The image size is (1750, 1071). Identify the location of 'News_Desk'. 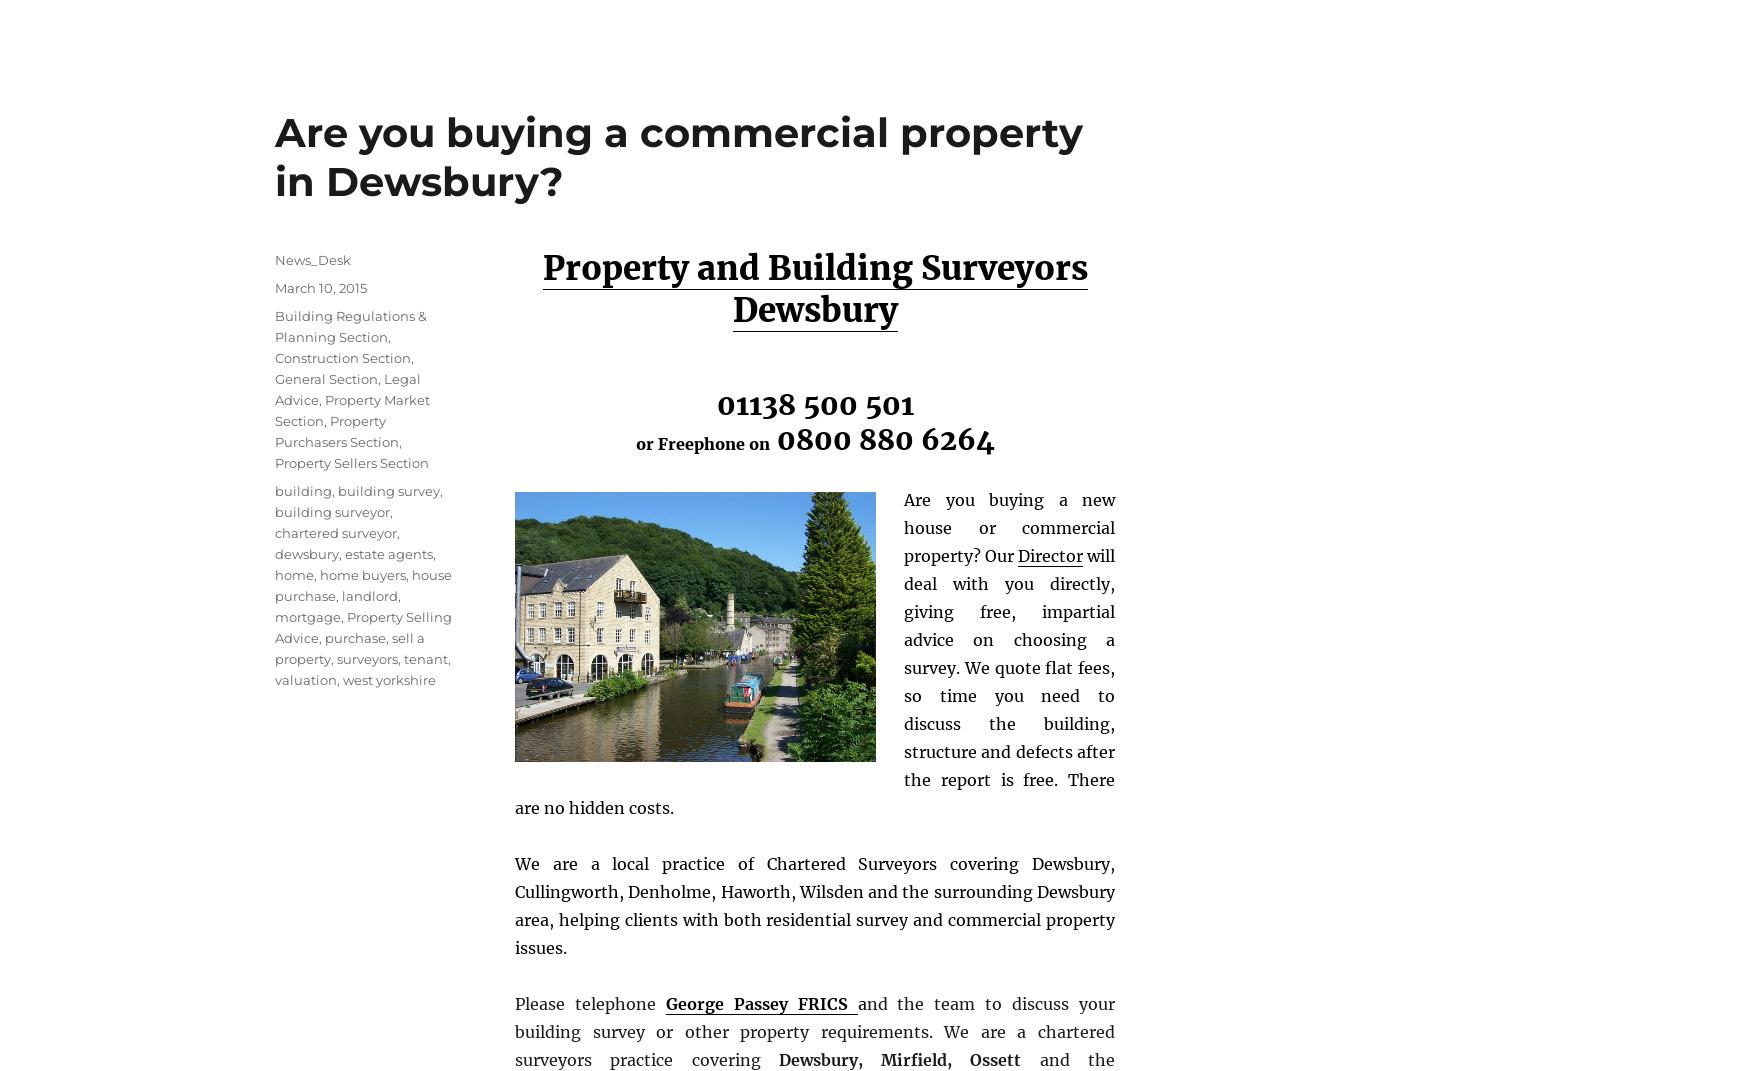
(312, 258).